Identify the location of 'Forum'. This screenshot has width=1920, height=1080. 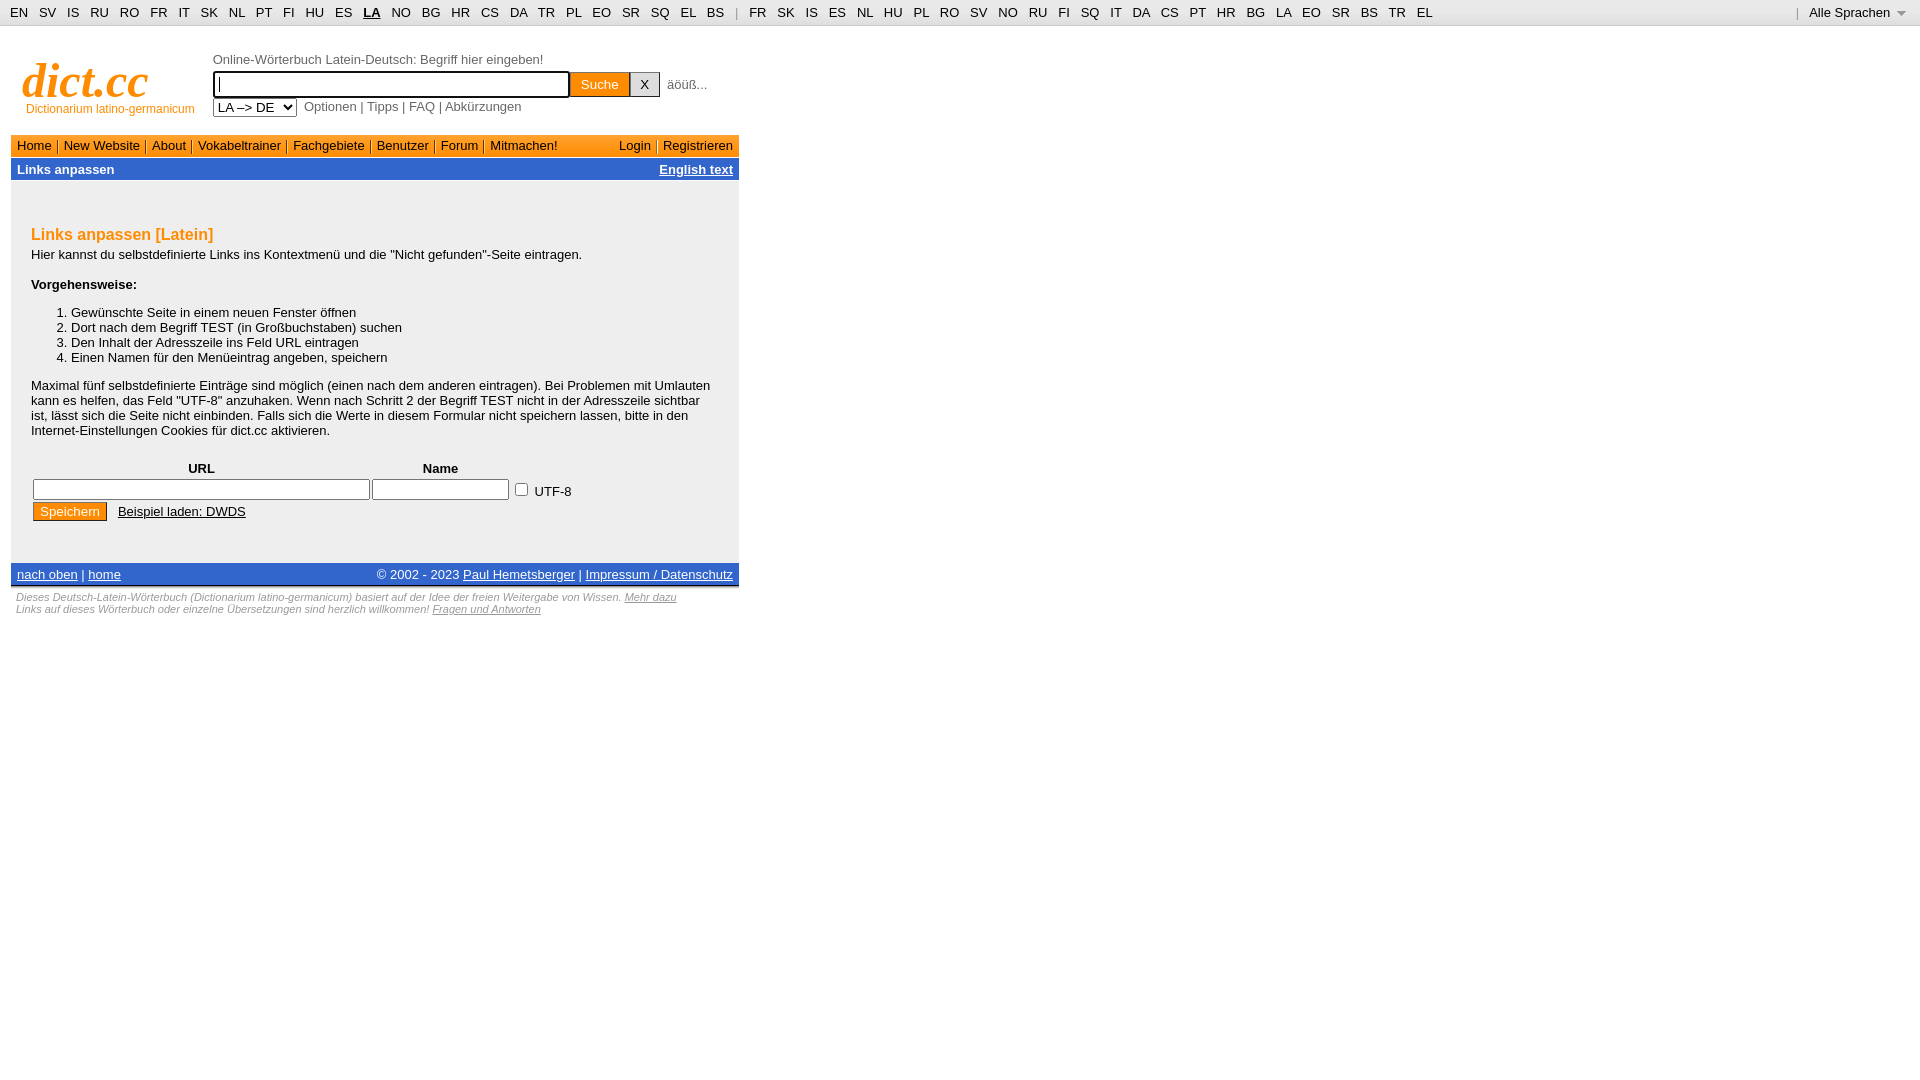
(459, 144).